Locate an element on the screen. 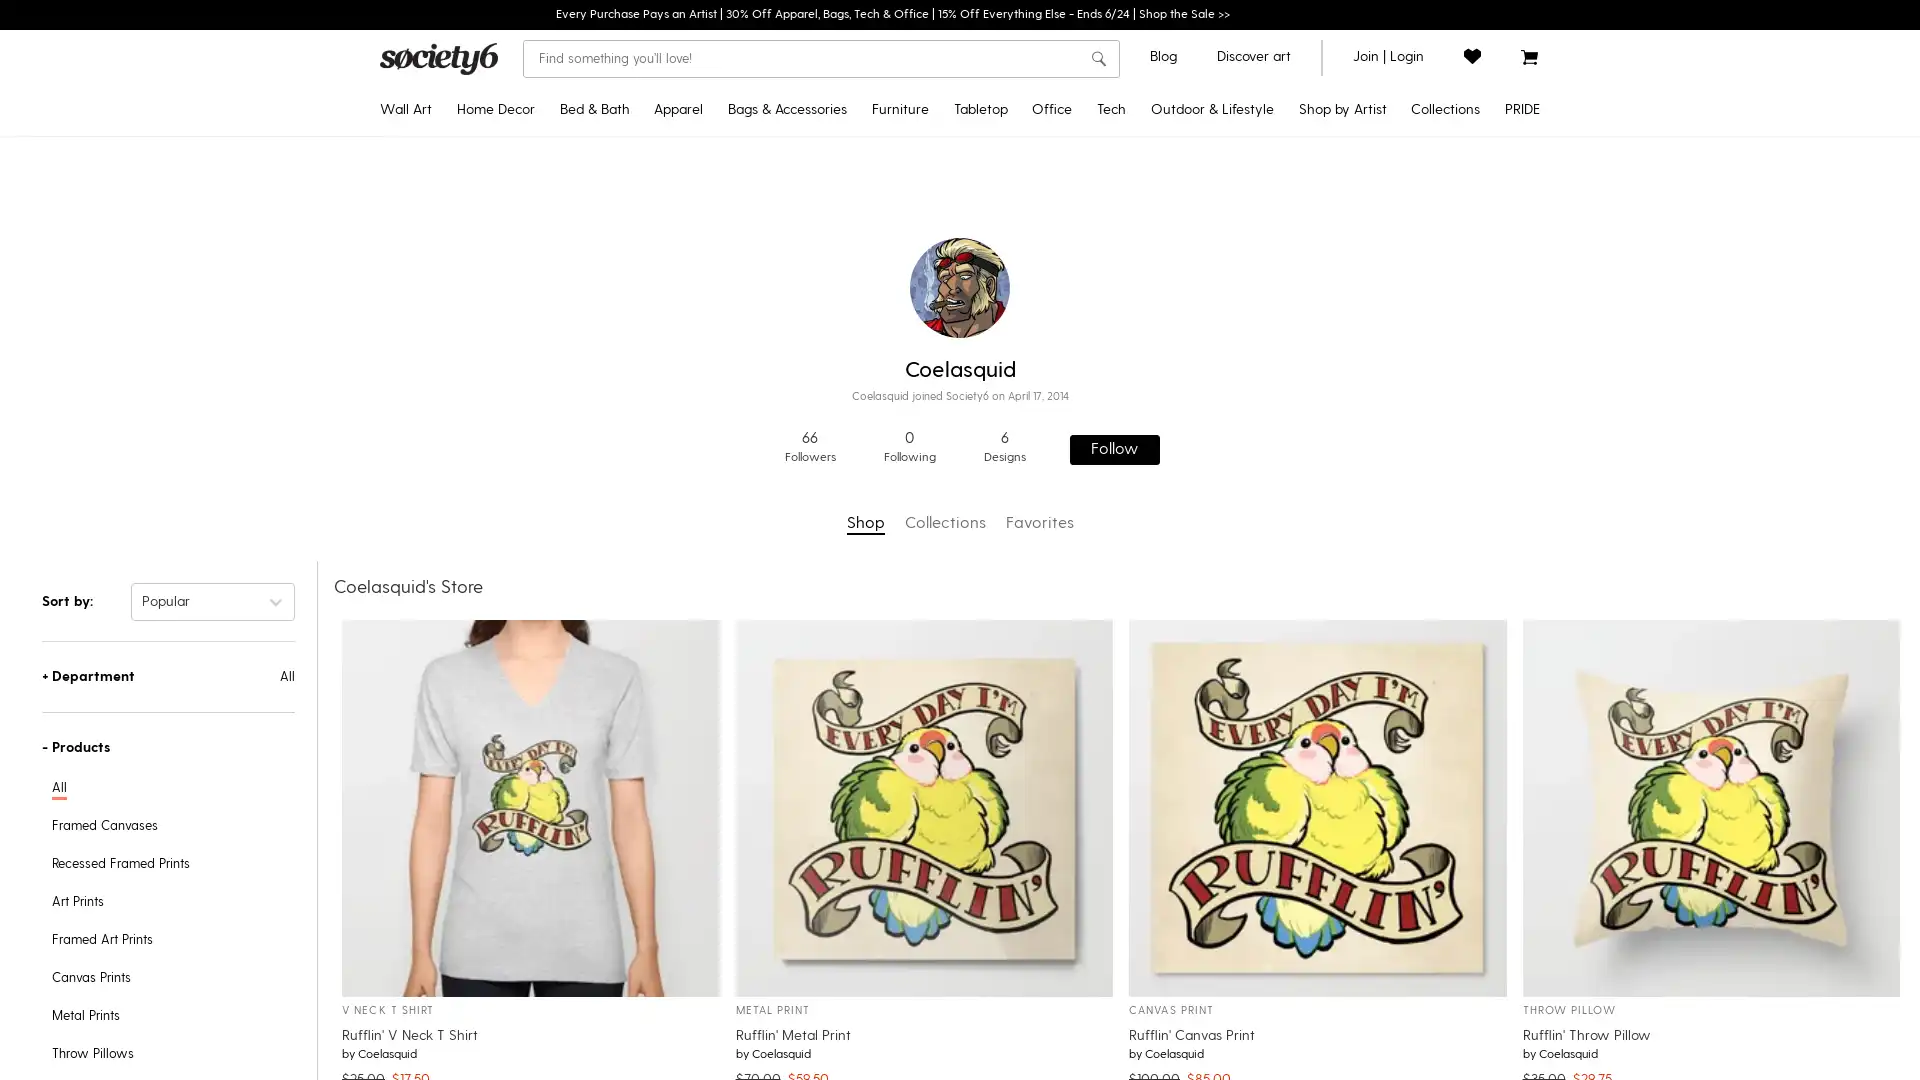 This screenshot has height=1080, width=1920. Yoga Mats is located at coordinates (1238, 193).